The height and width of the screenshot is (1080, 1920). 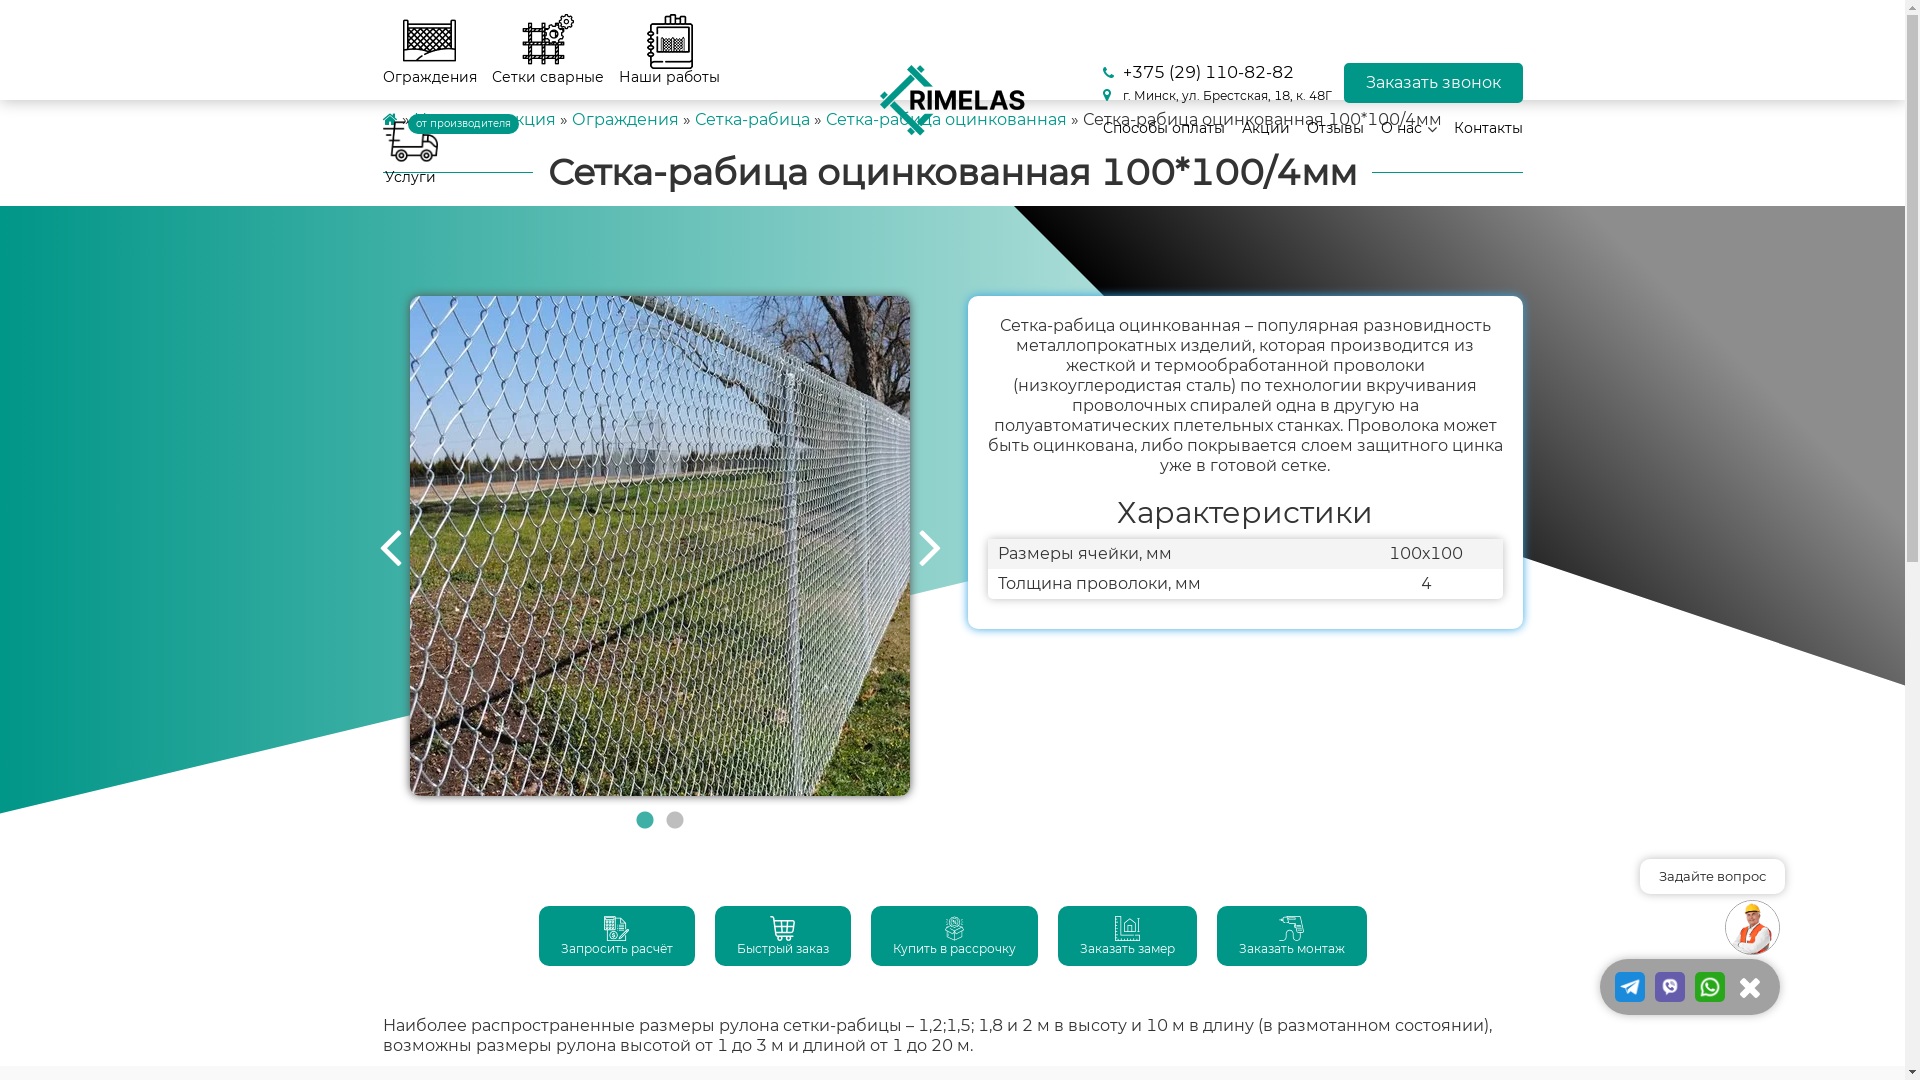 What do you see at coordinates (665, 821) in the screenshot?
I see `'2'` at bounding box center [665, 821].